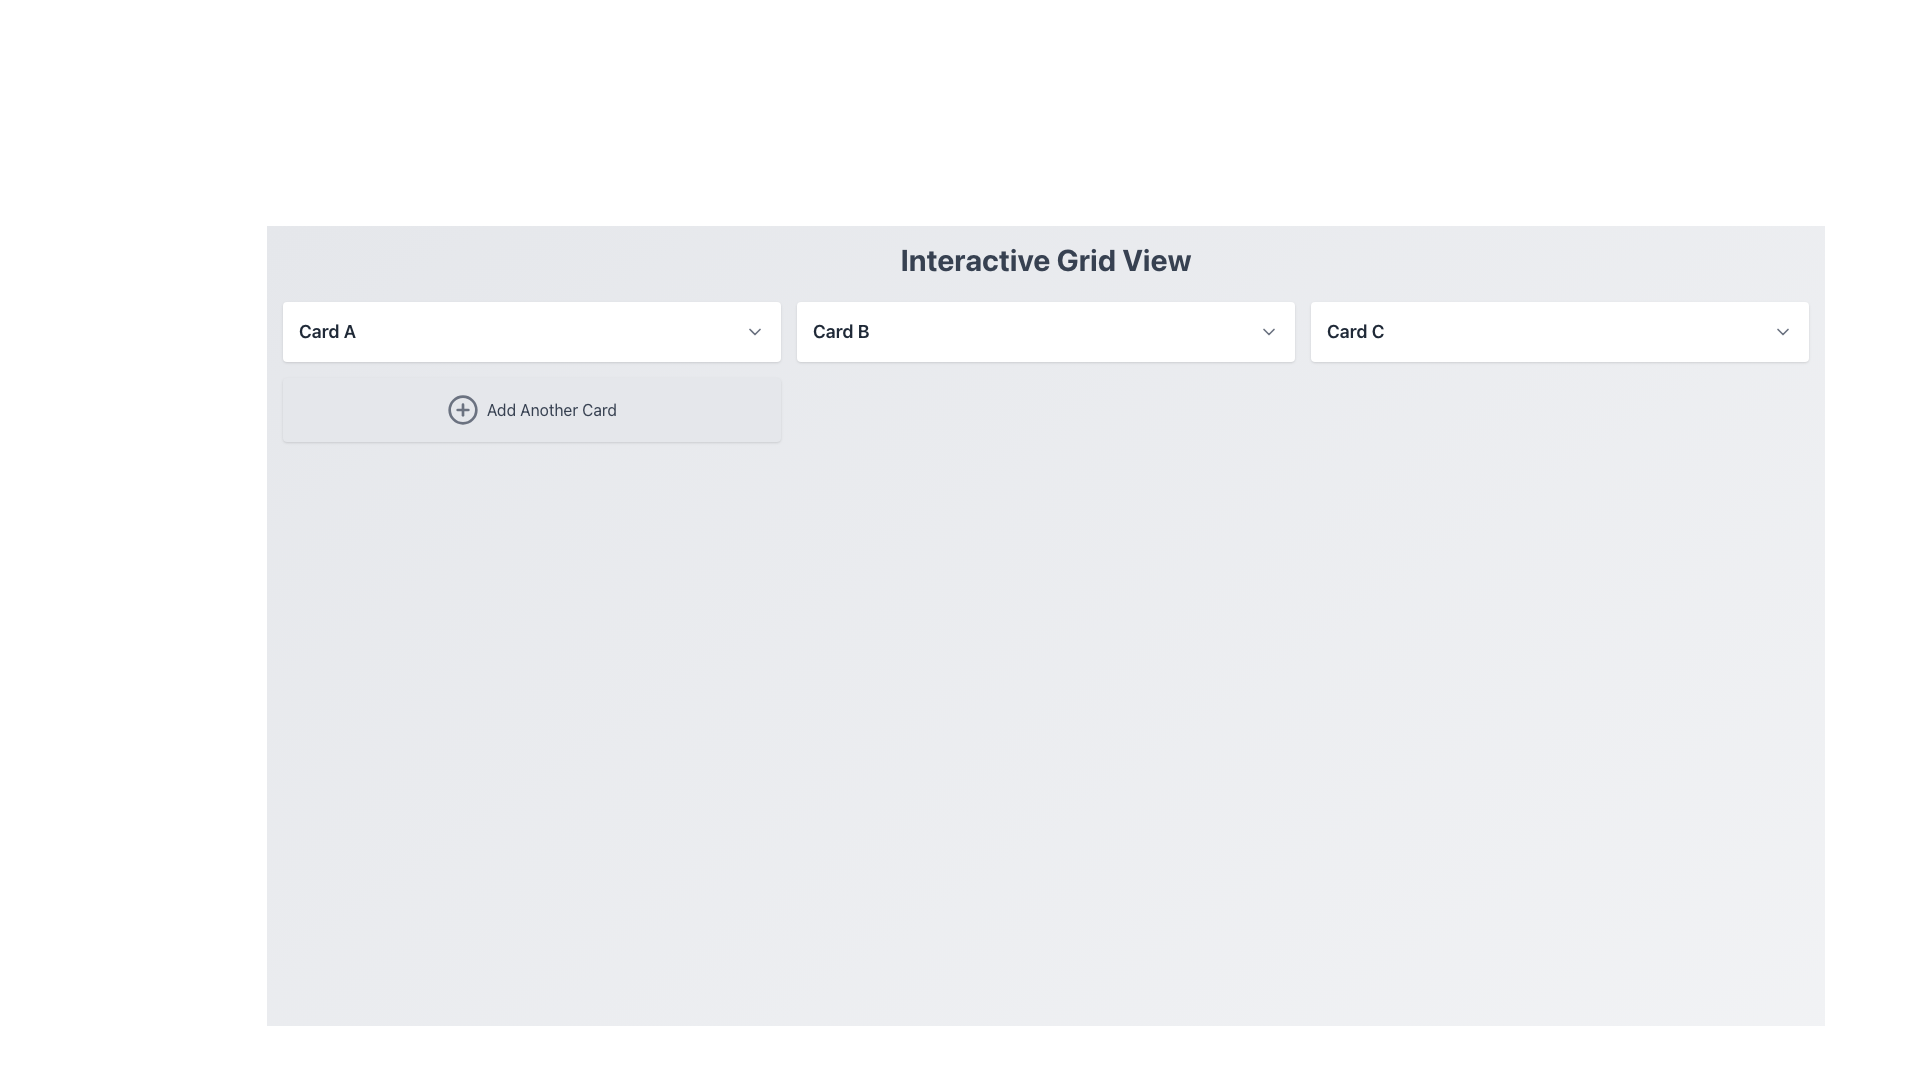 This screenshot has height=1080, width=1920. Describe the element at coordinates (532, 408) in the screenshot. I see `the rectangular button labeled 'Add Another Card' with a plus icon, located in the first column and second row of the grid layout` at that location.